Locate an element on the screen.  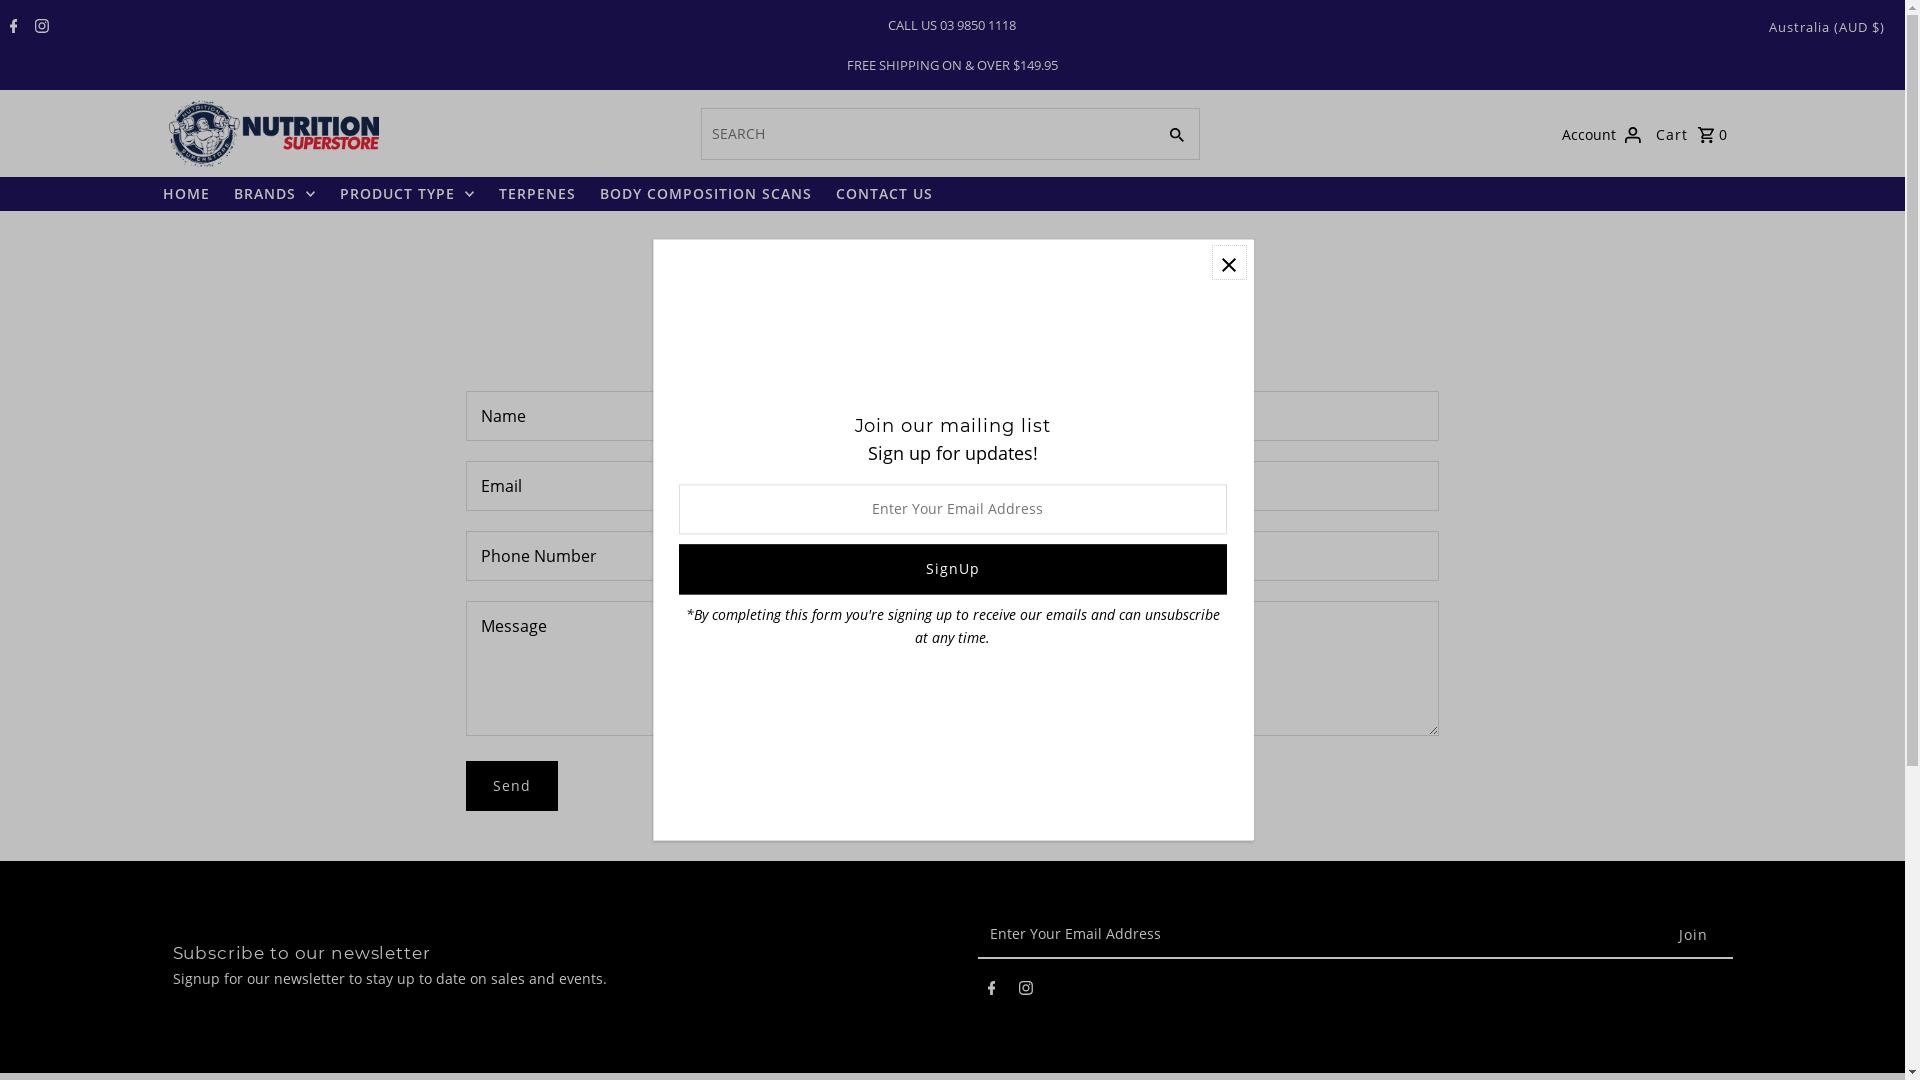
'Home' is located at coordinates (896, 245).